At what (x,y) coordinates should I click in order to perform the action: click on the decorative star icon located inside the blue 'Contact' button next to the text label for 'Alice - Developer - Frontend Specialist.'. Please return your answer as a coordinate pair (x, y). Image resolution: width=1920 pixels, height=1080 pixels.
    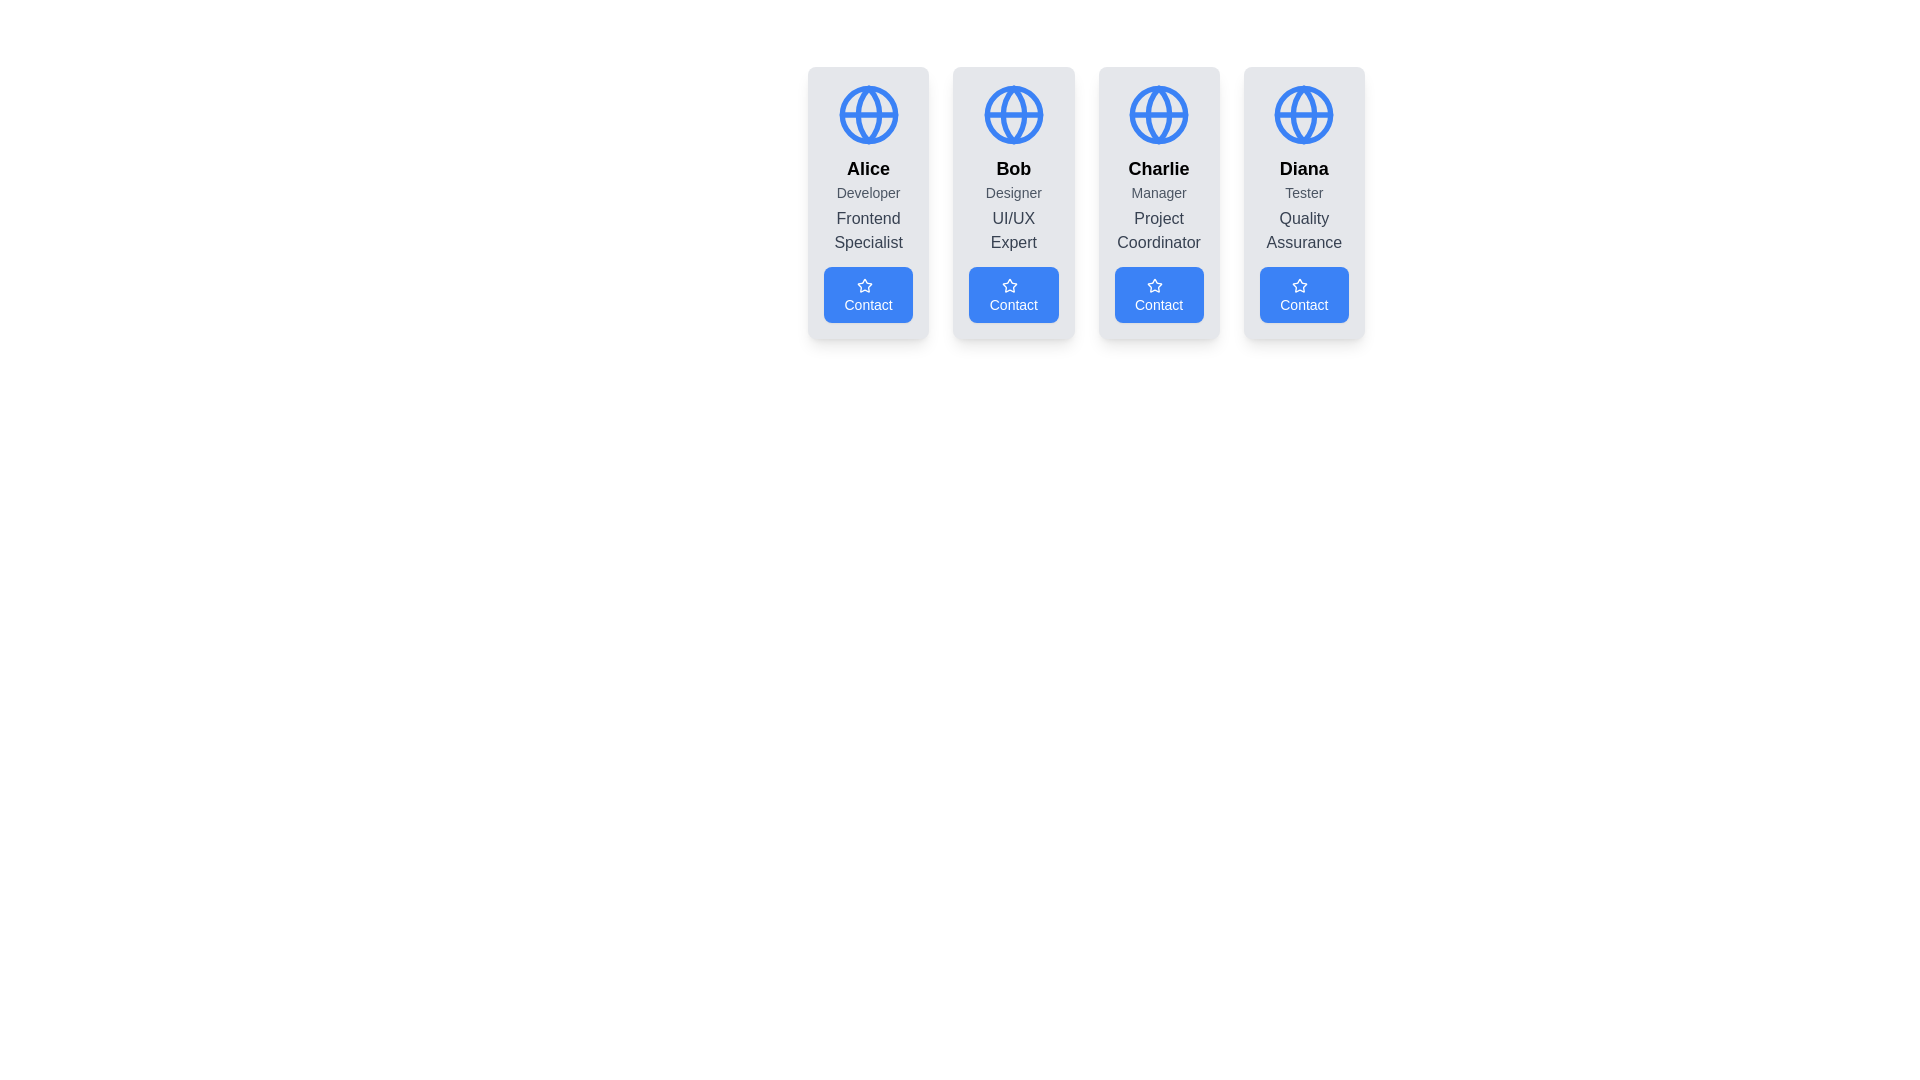
    Looking at the image, I should click on (864, 286).